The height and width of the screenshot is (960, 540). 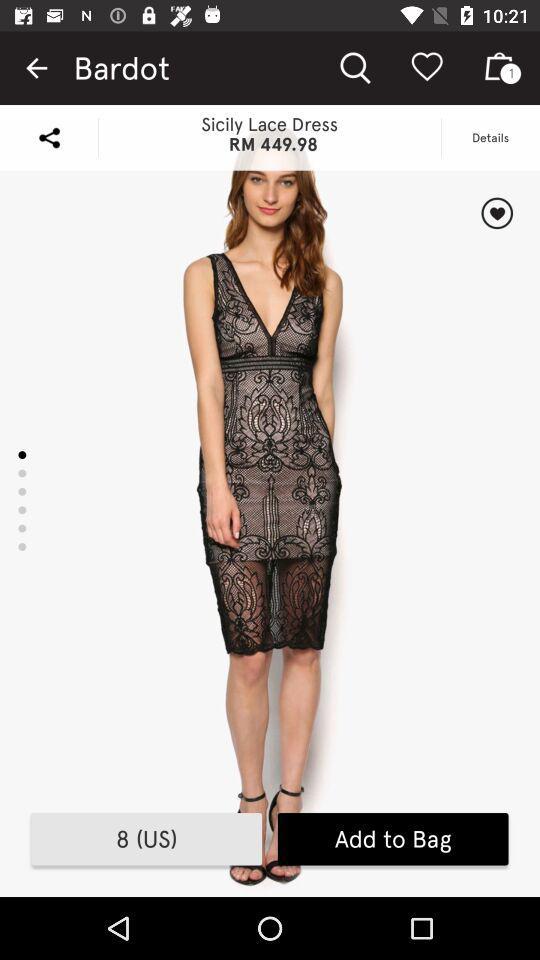 I want to click on item to the left of the bardot, so click(x=36, y=68).